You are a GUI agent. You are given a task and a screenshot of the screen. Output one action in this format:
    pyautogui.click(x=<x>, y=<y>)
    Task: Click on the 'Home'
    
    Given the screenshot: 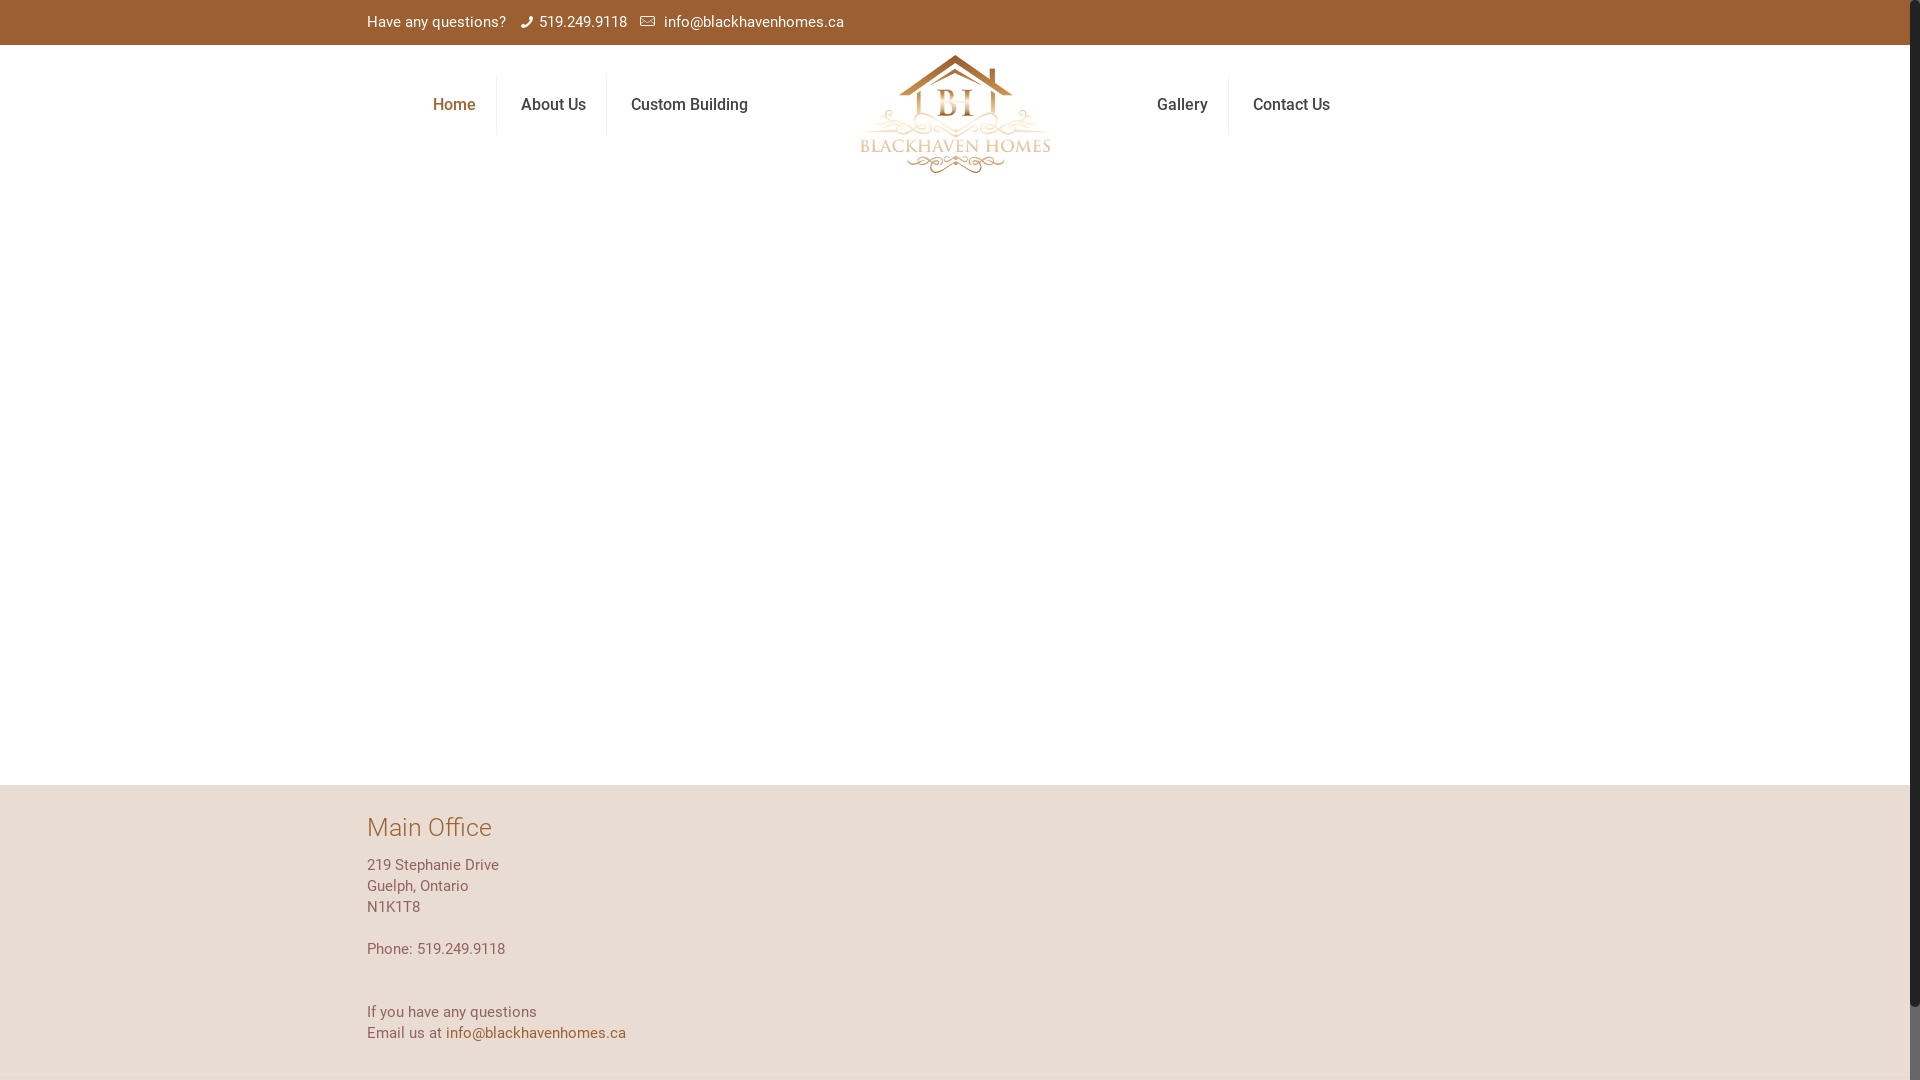 What is the action you would take?
    pyautogui.click(x=454, y=104)
    